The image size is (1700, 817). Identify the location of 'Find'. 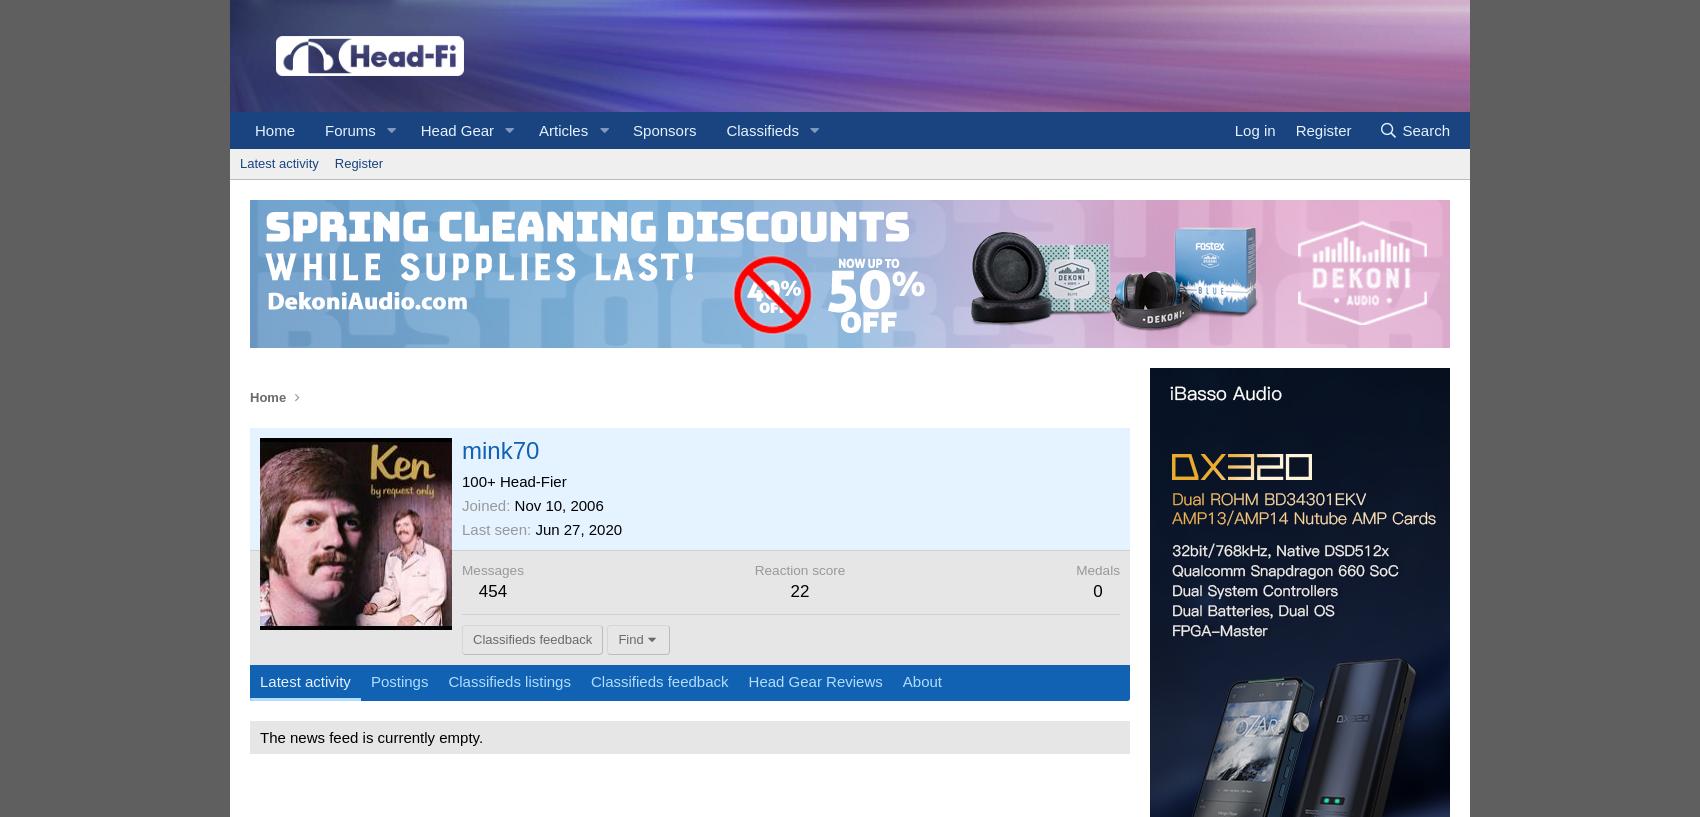
(629, 638).